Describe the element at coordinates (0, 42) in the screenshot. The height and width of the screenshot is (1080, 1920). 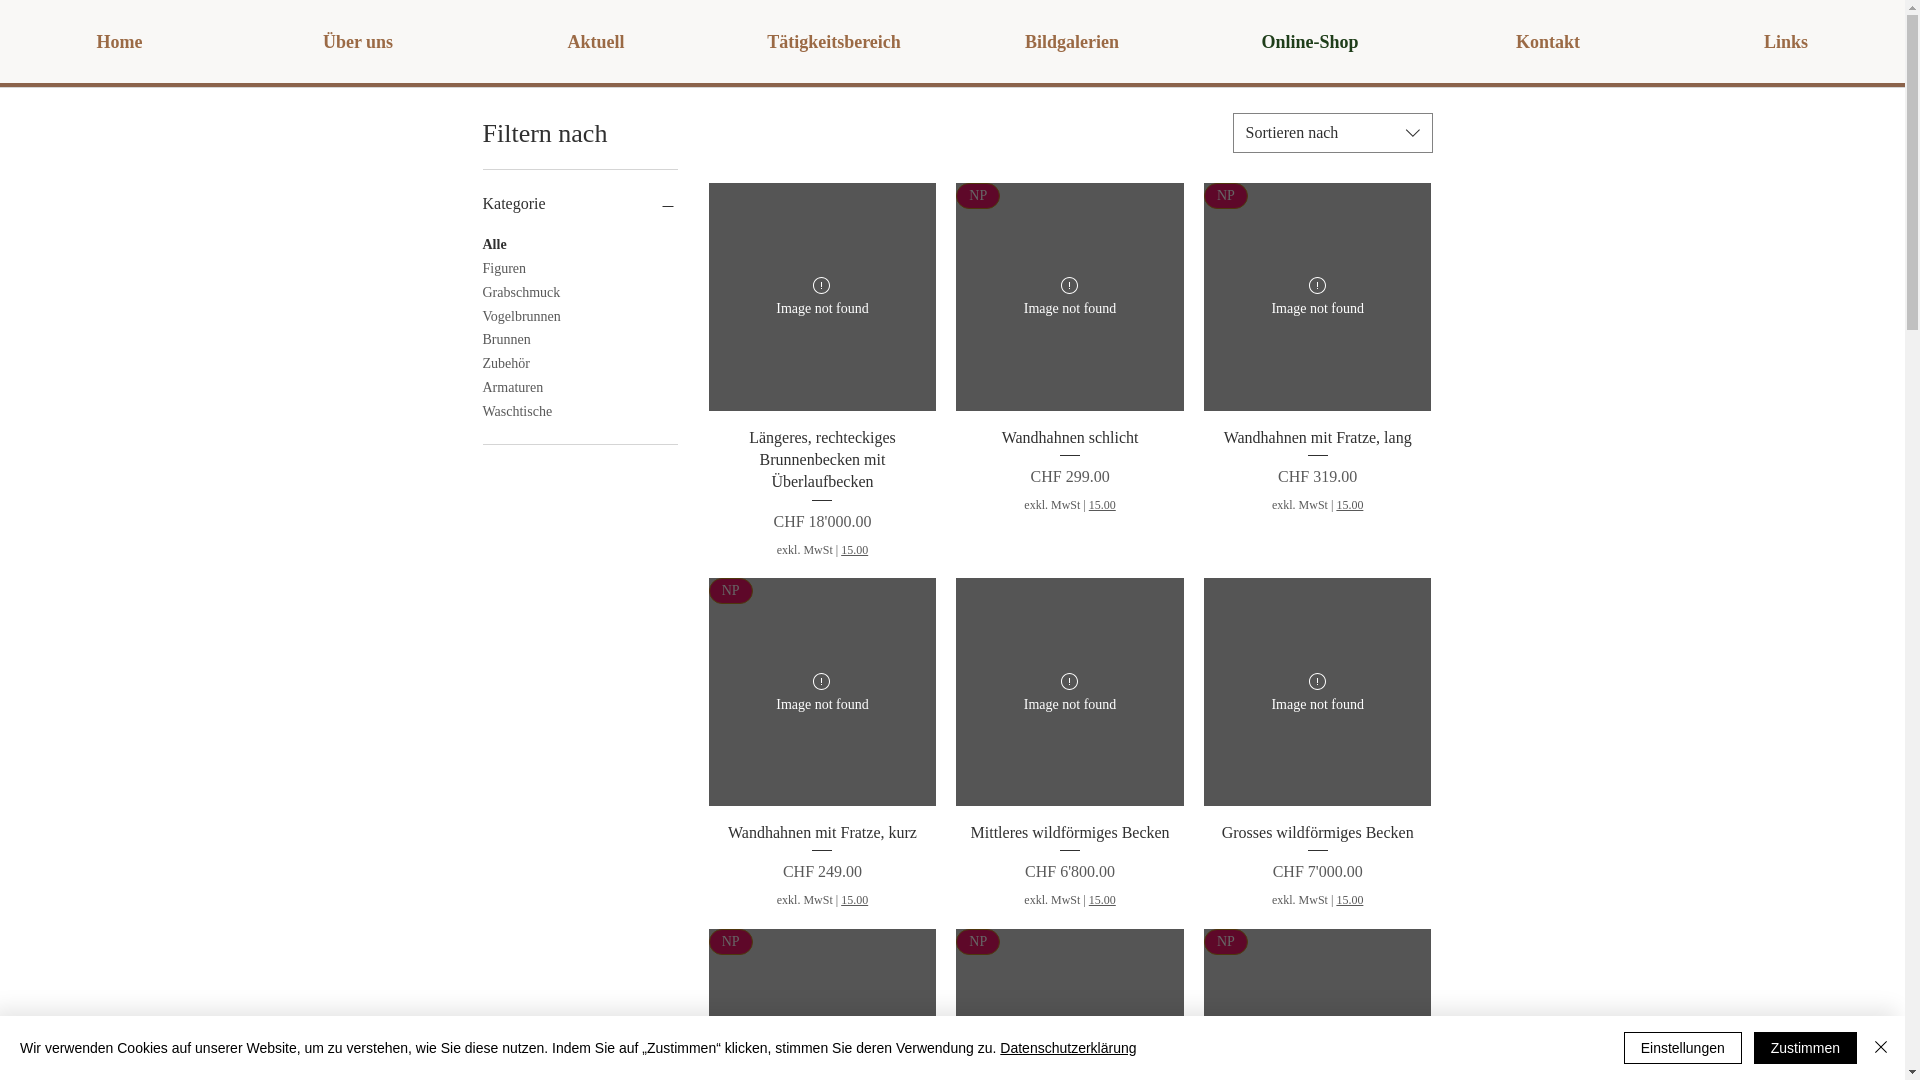
I see `'Home'` at that location.